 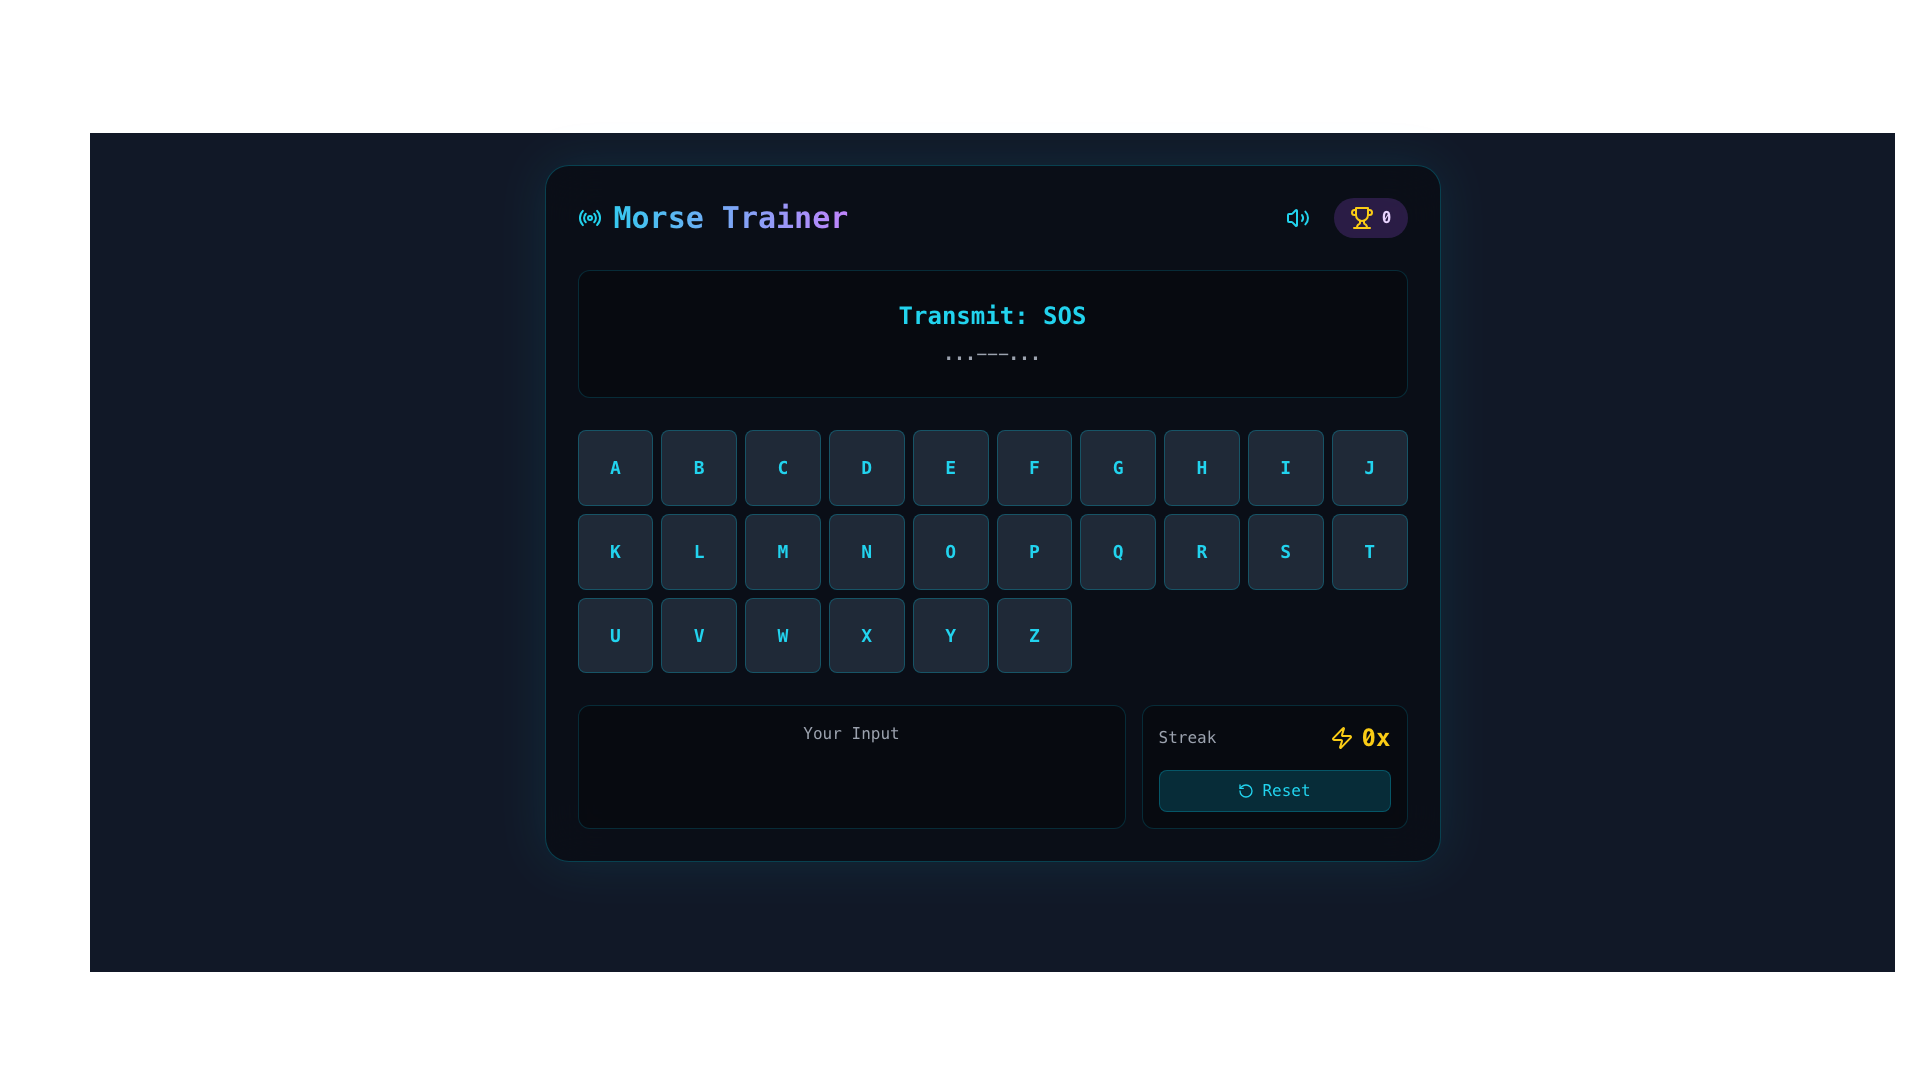 What do you see at coordinates (992, 333) in the screenshot?
I see `the static text display that serves as a visual indicator for Morse code transmission, centrally aligned within a dark rectangular area near the top-middle of the interface` at bounding box center [992, 333].